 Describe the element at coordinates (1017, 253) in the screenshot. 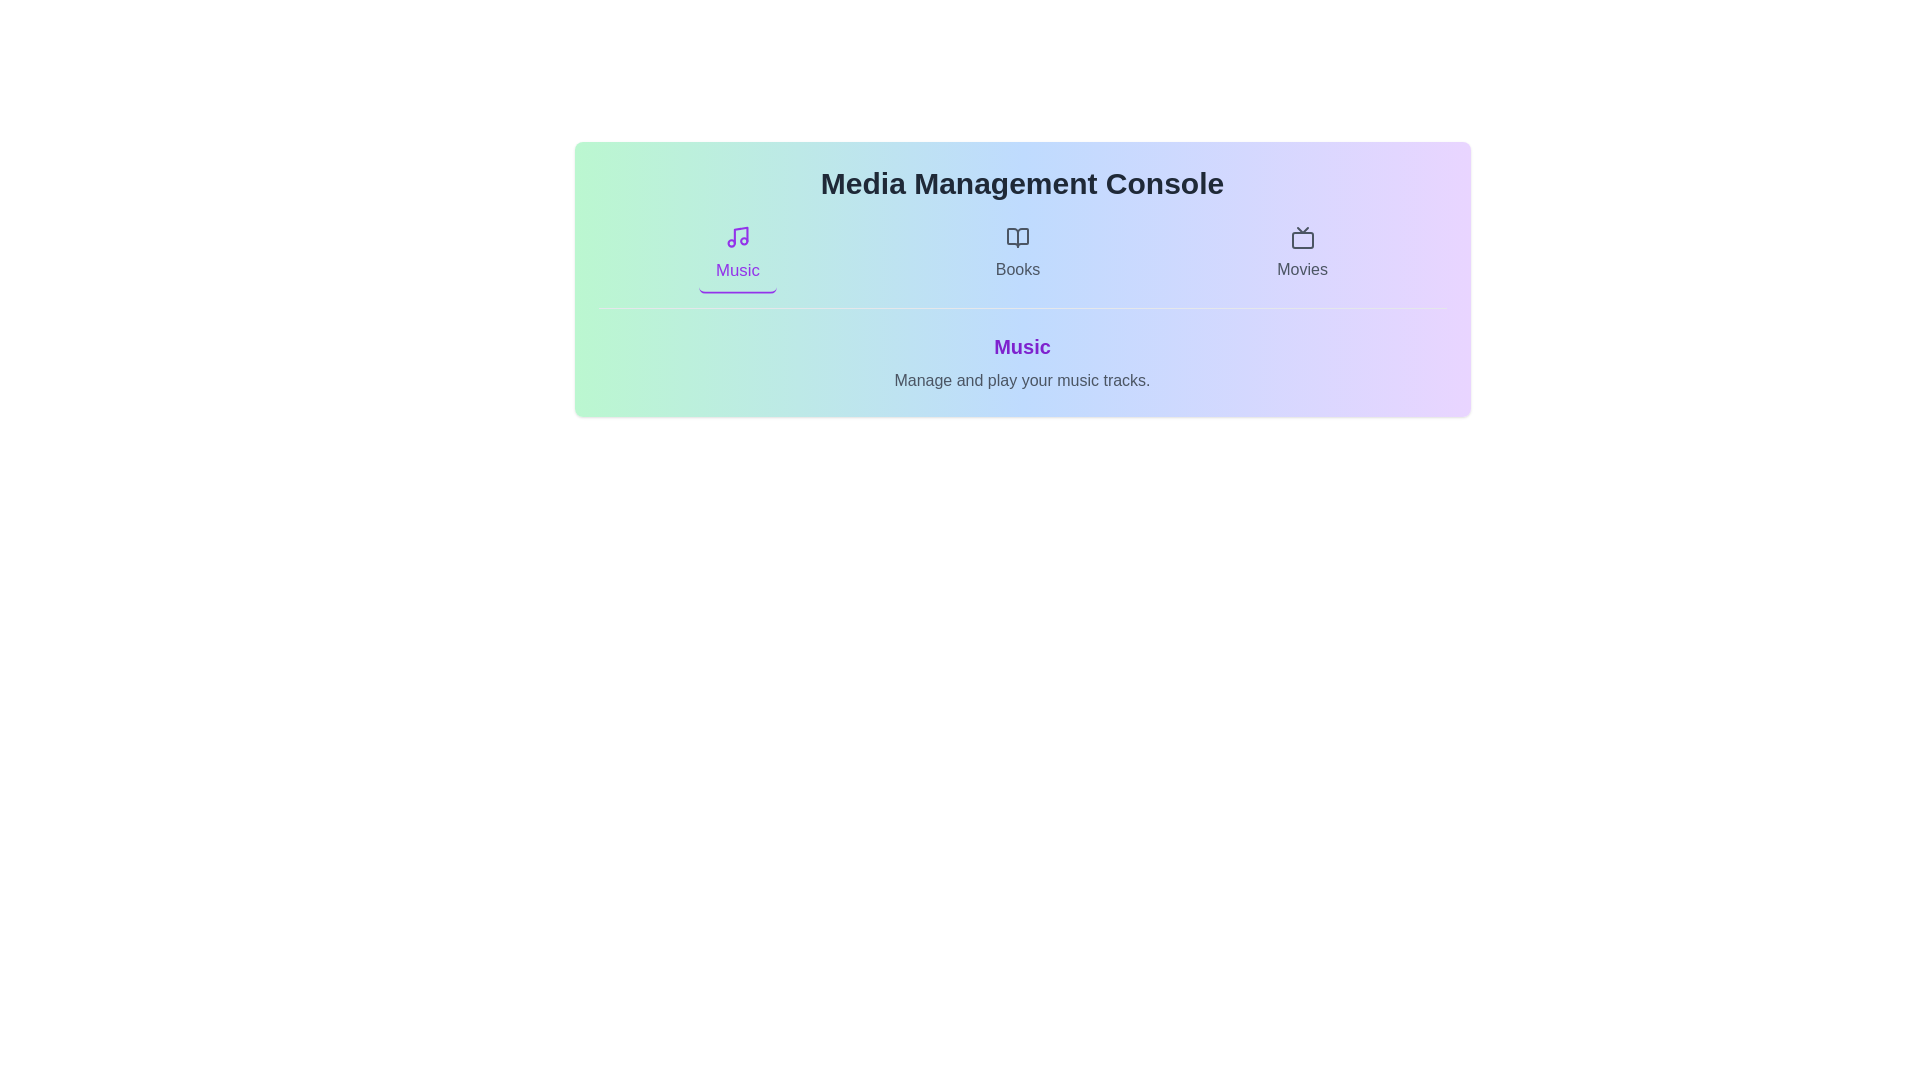

I see `the tab Books from the available tabs` at that location.